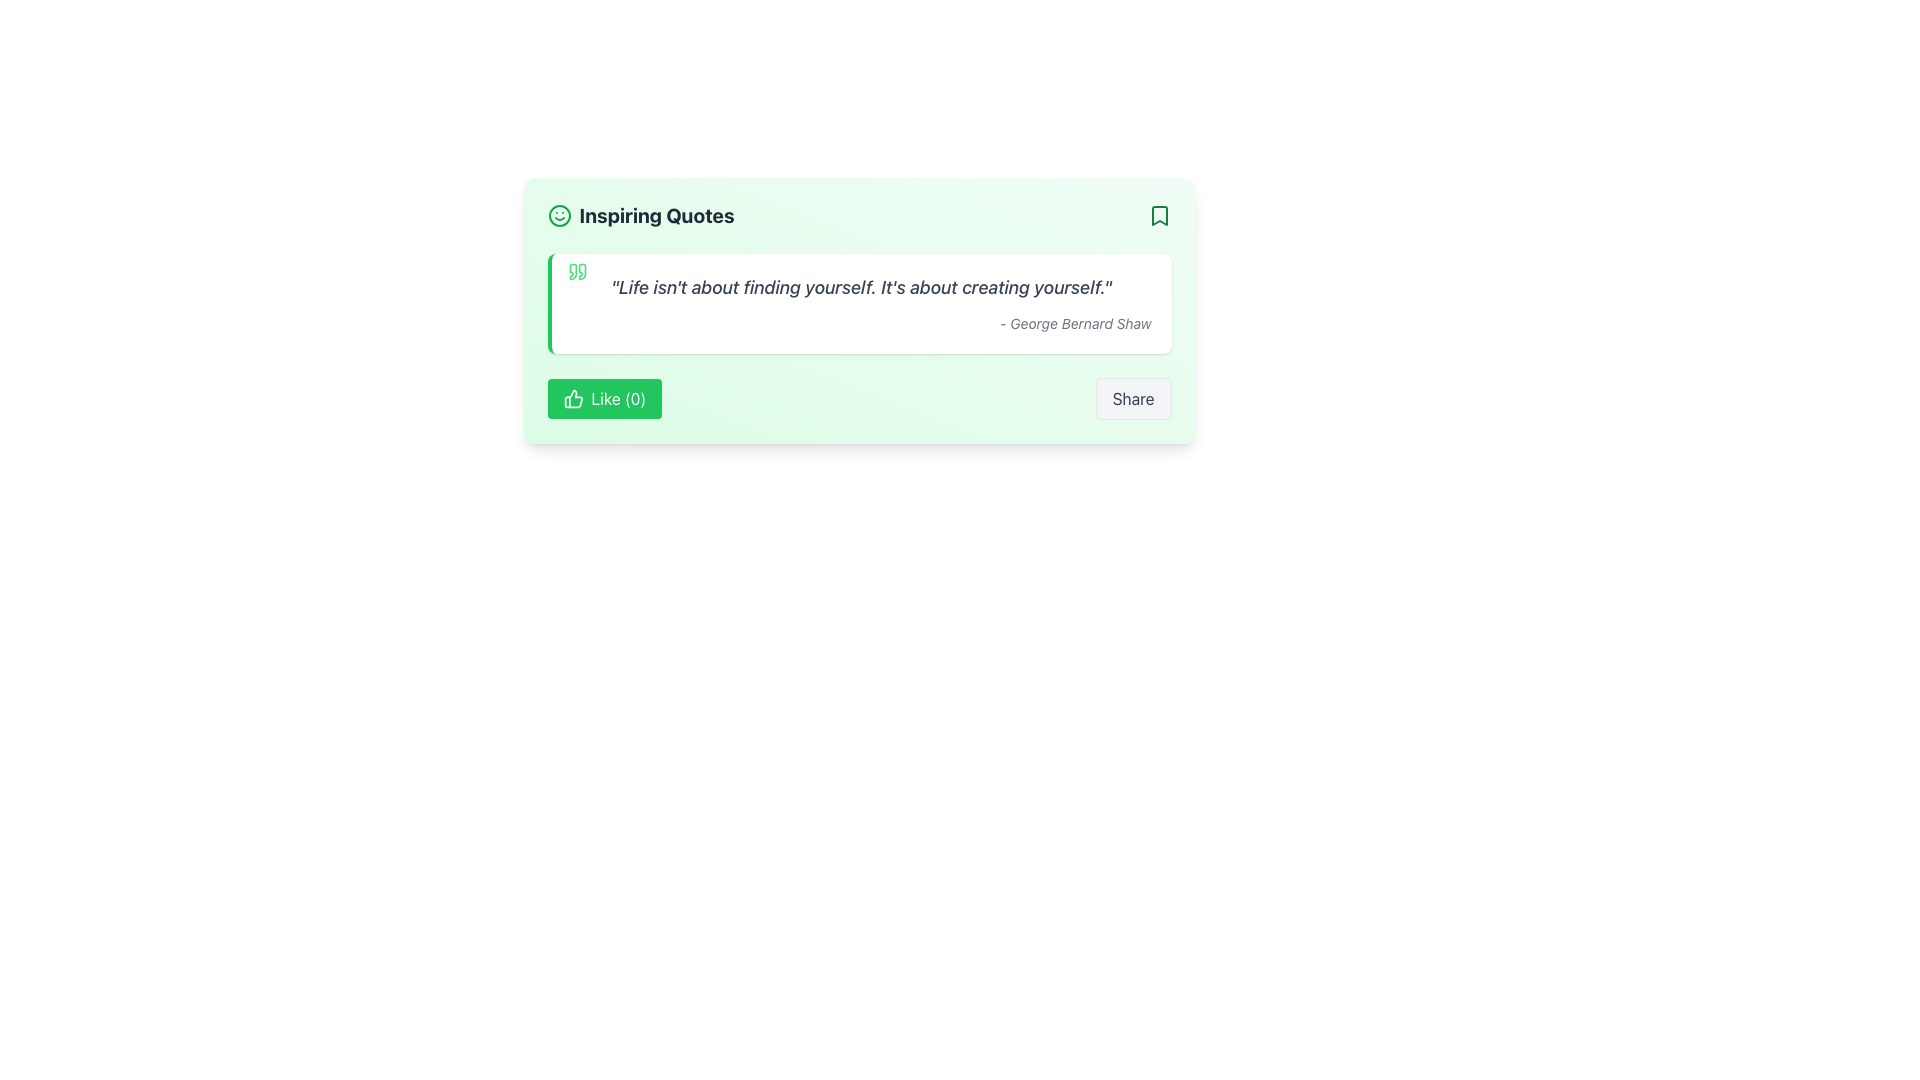  I want to click on the decorative SVG Circle that forms part of the smiley face icon within the 'Inspiring Quotes' card component, so click(559, 216).